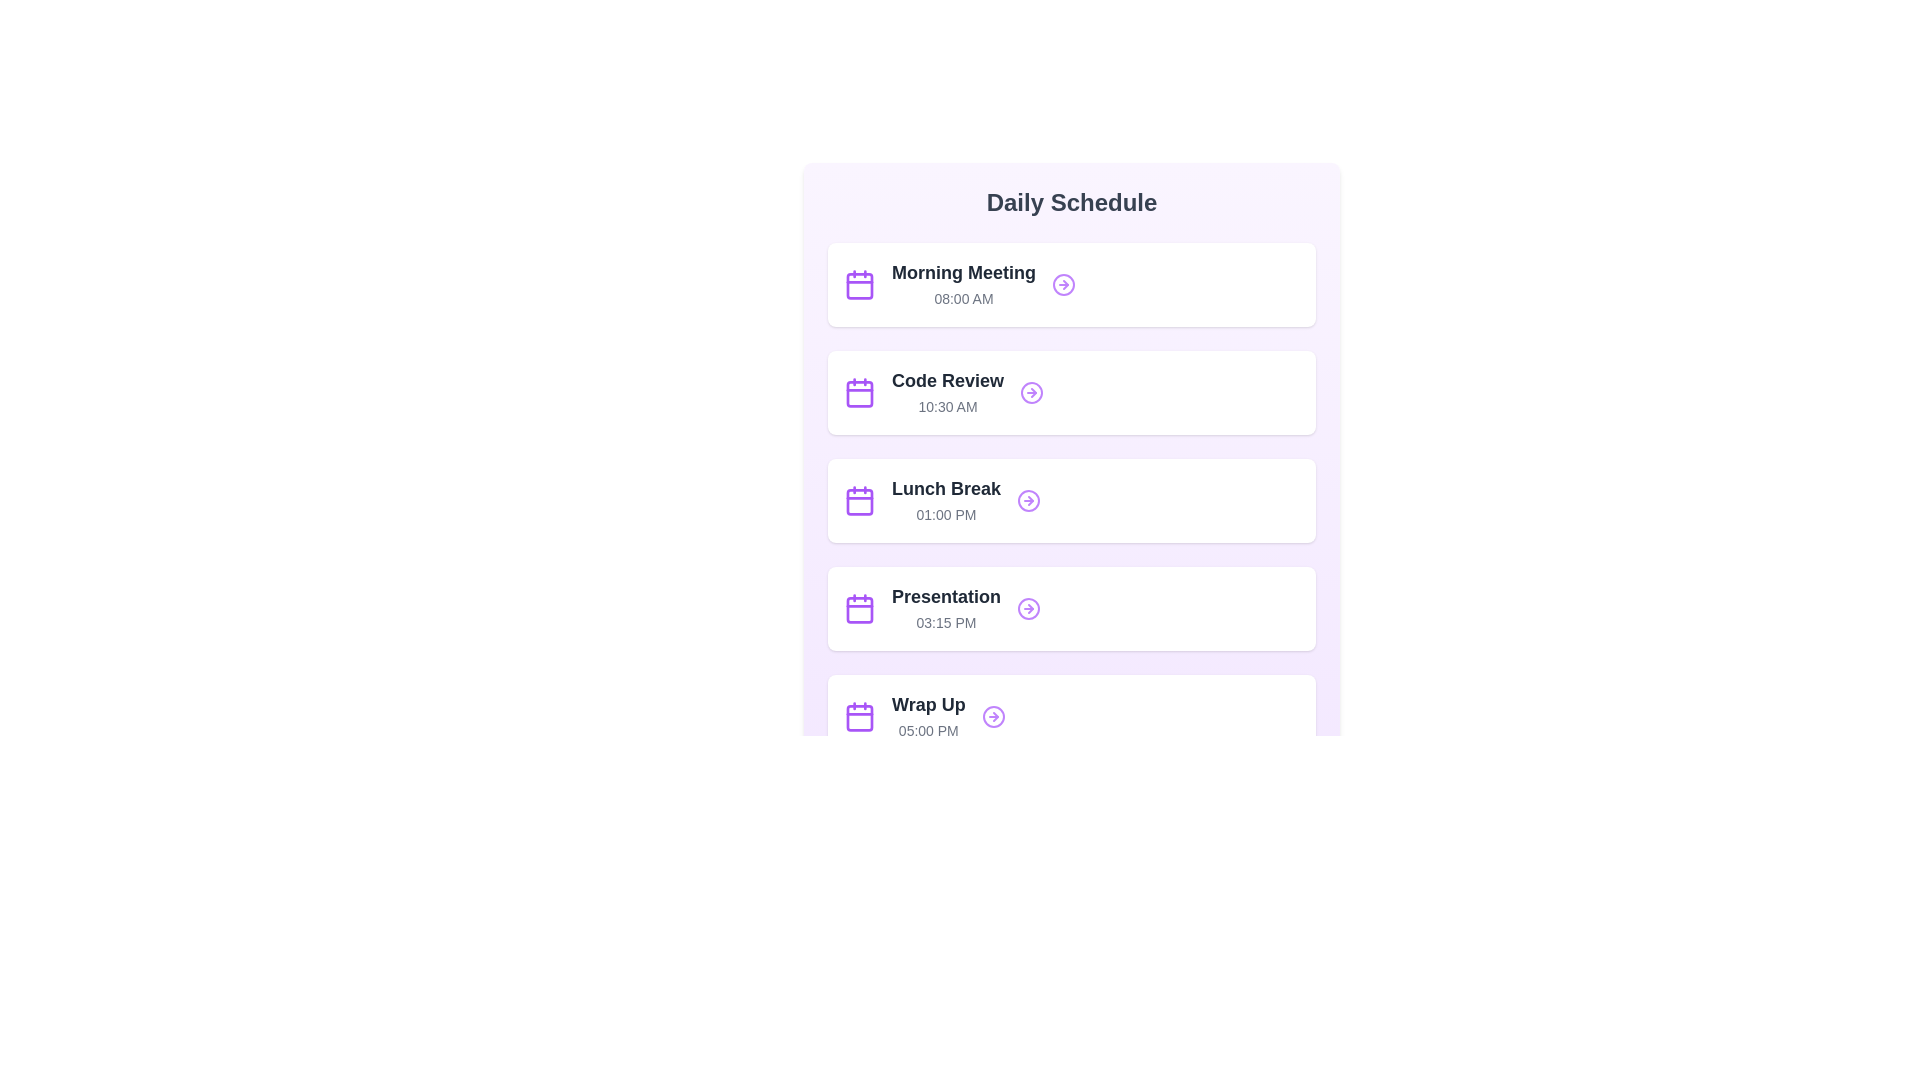 Image resolution: width=1920 pixels, height=1080 pixels. What do you see at coordinates (859, 500) in the screenshot?
I see `the main rectangular section of the calendar icon, which visually represents the area for date-related data` at bounding box center [859, 500].